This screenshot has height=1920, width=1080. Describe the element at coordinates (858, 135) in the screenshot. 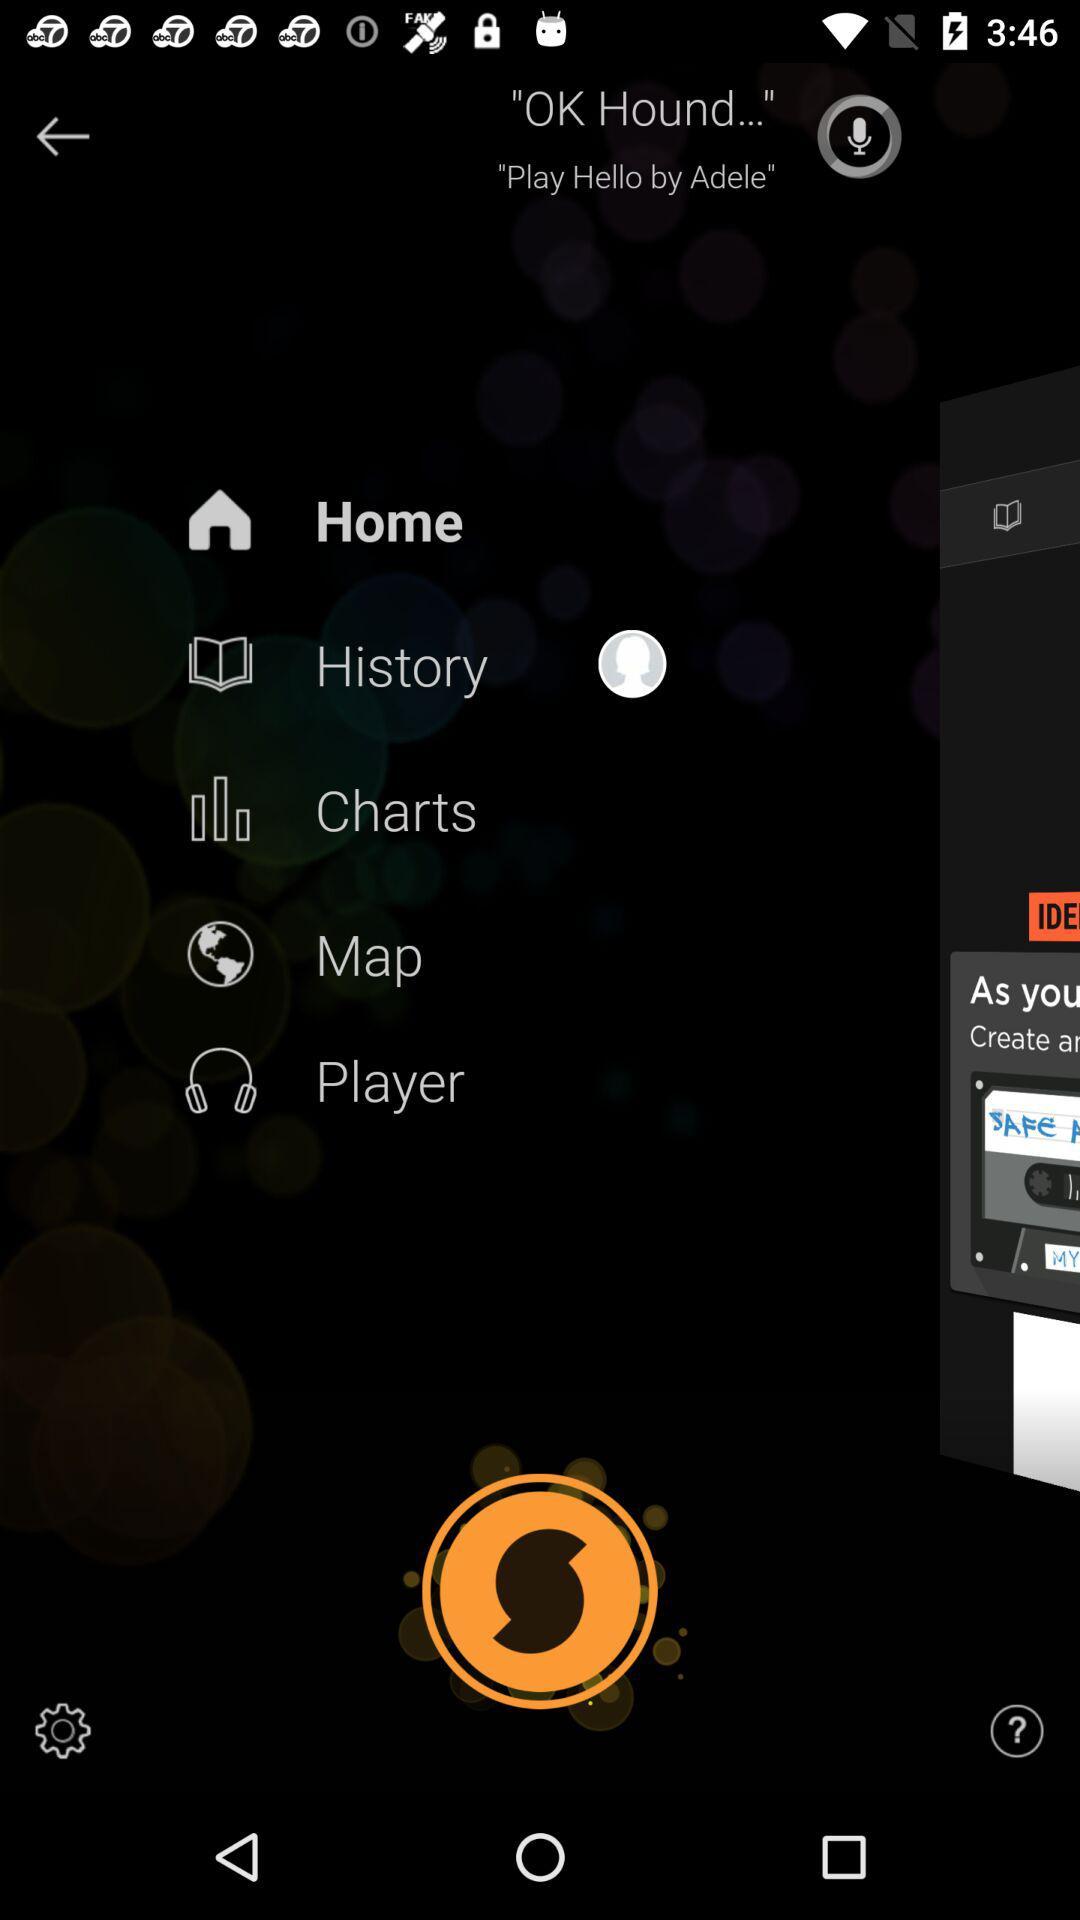

I see `the microphone icon` at that location.